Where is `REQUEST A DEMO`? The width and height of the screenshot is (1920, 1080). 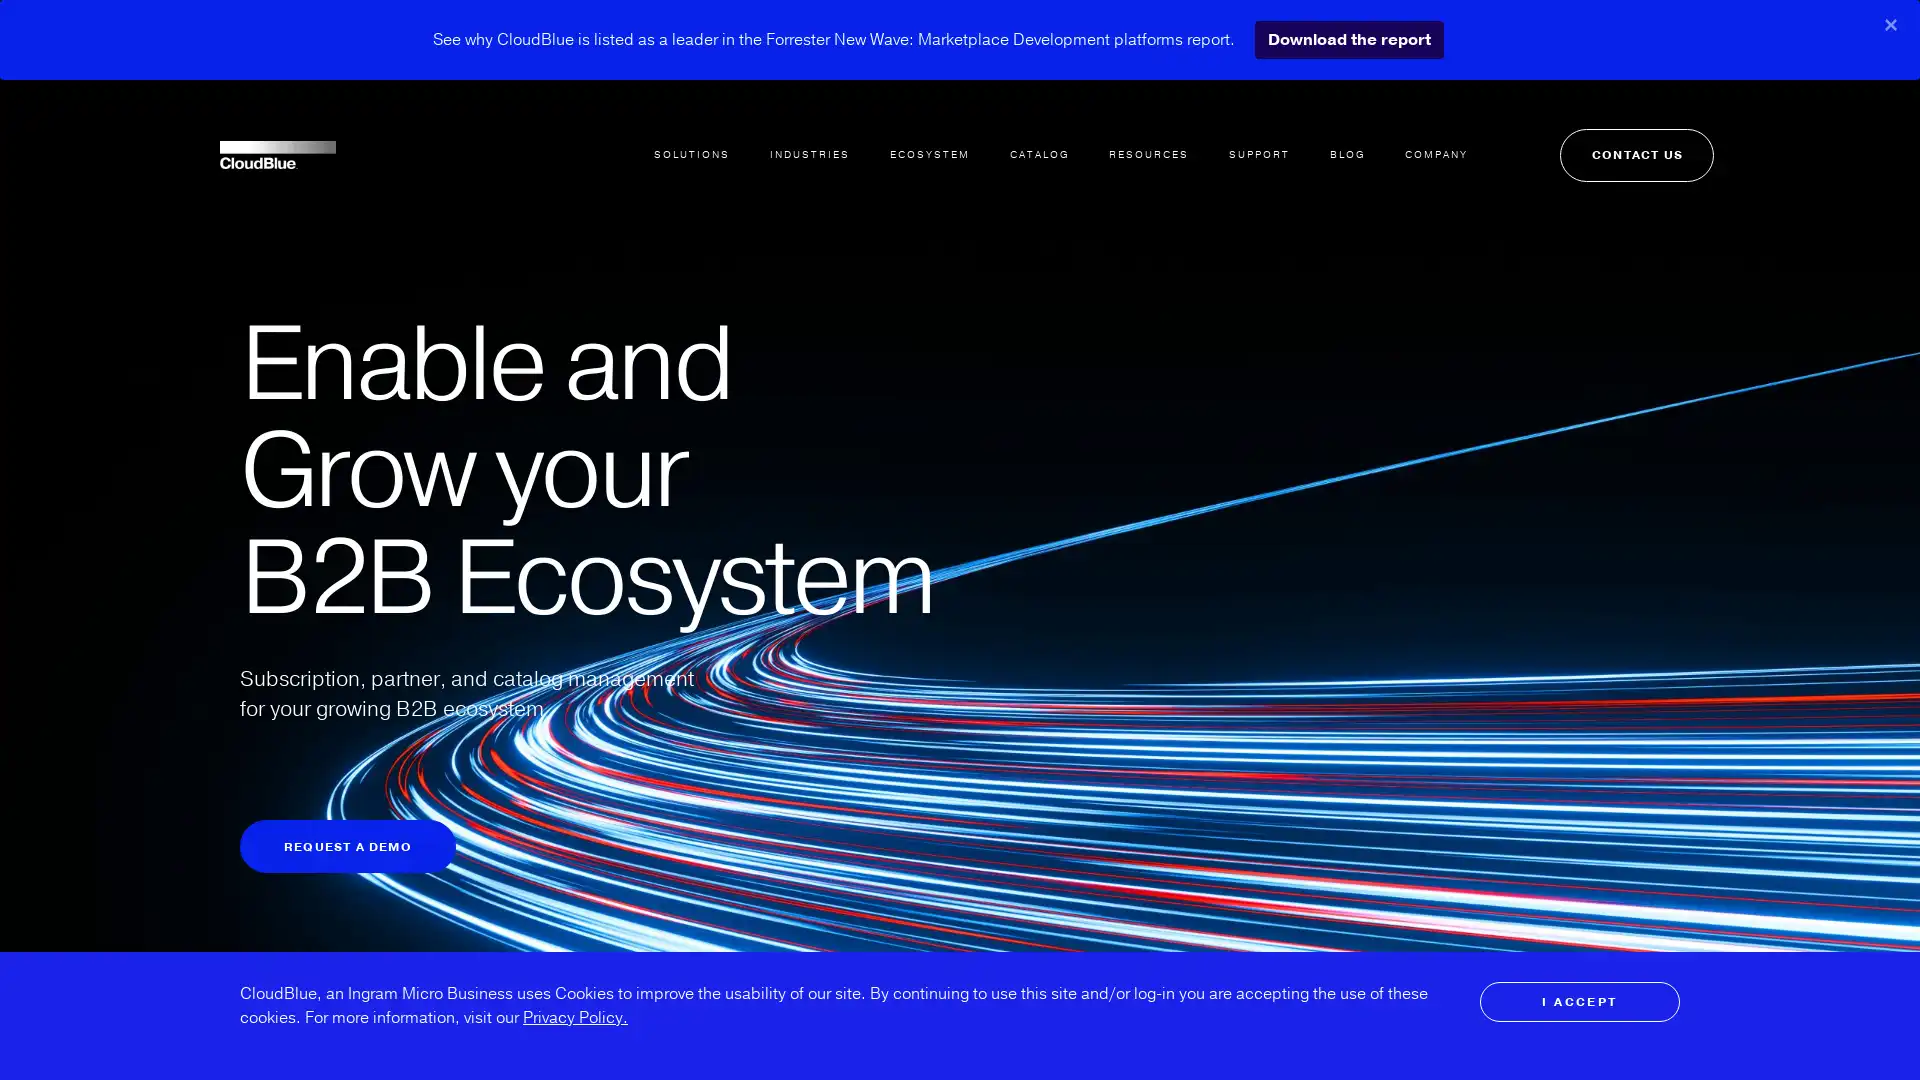 REQUEST A DEMO is located at coordinates (347, 846).